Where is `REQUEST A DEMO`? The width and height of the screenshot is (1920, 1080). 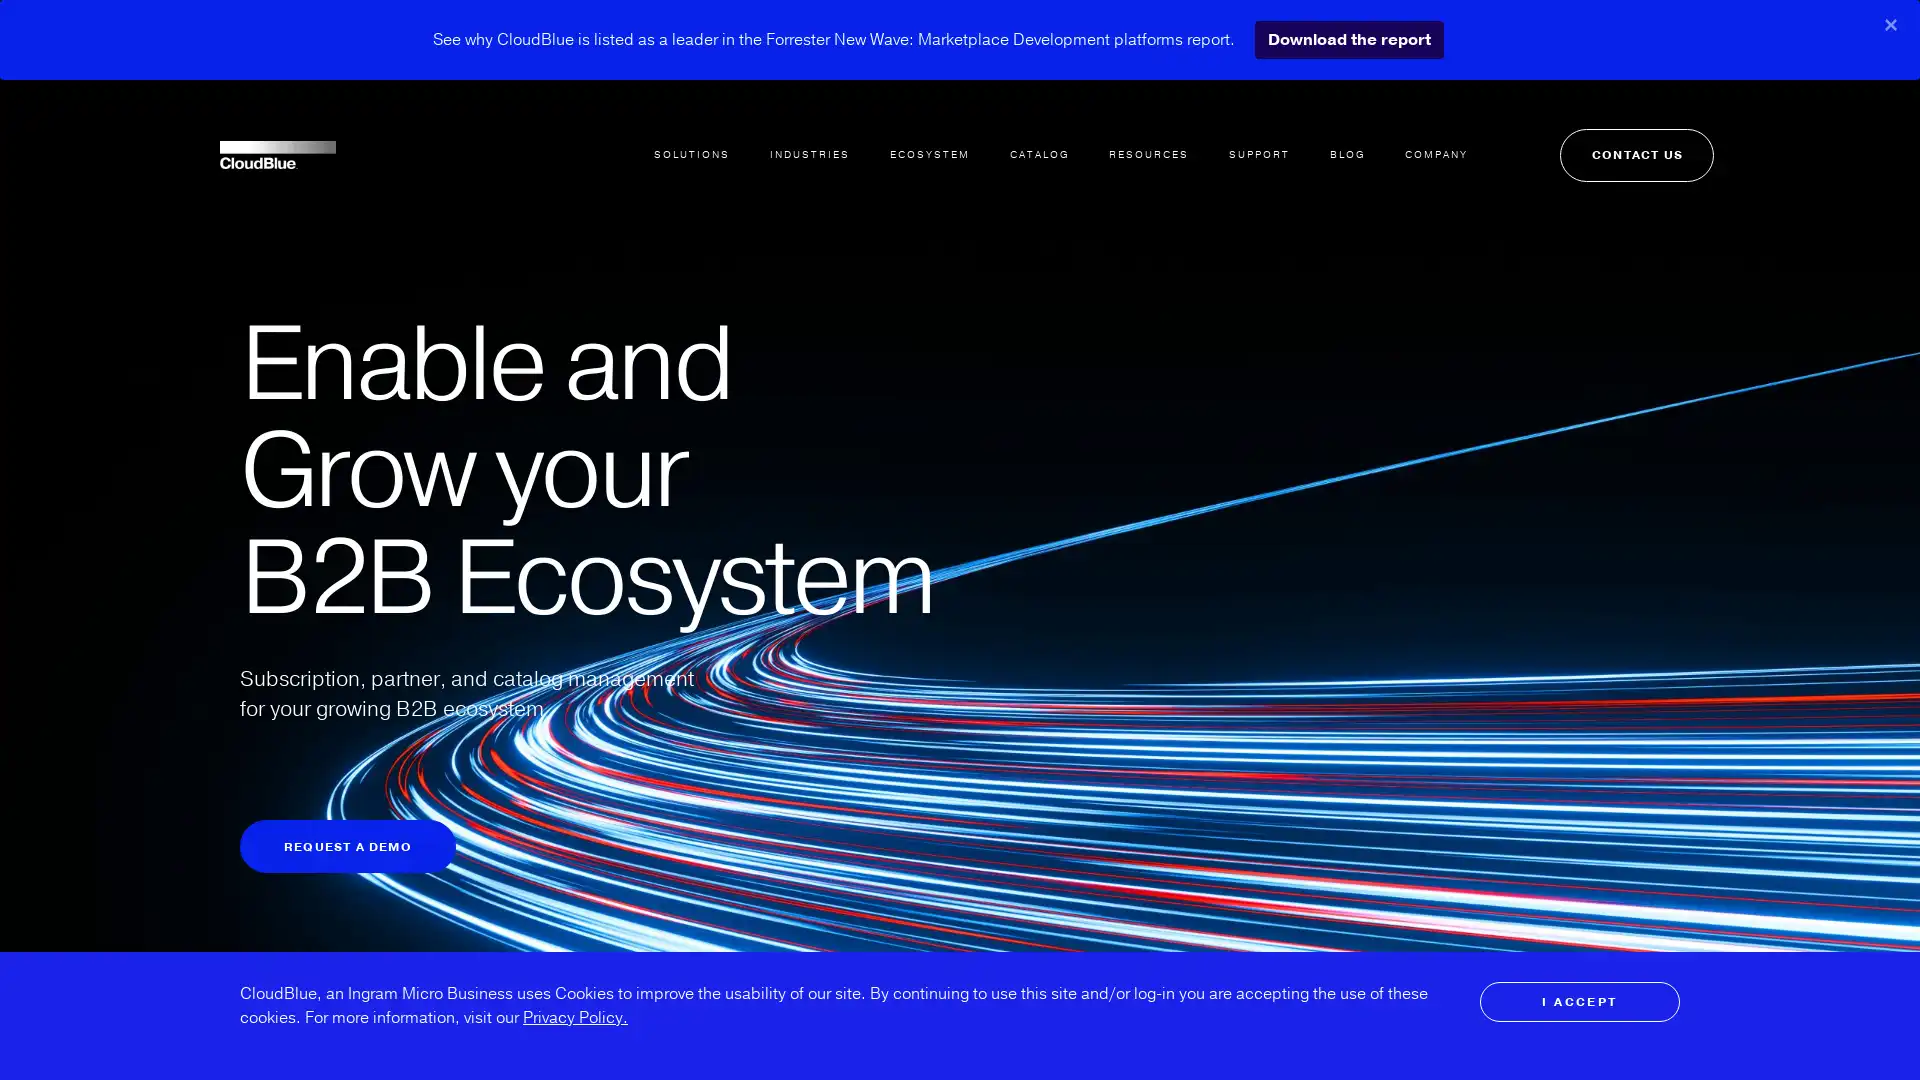 REQUEST A DEMO is located at coordinates (347, 846).